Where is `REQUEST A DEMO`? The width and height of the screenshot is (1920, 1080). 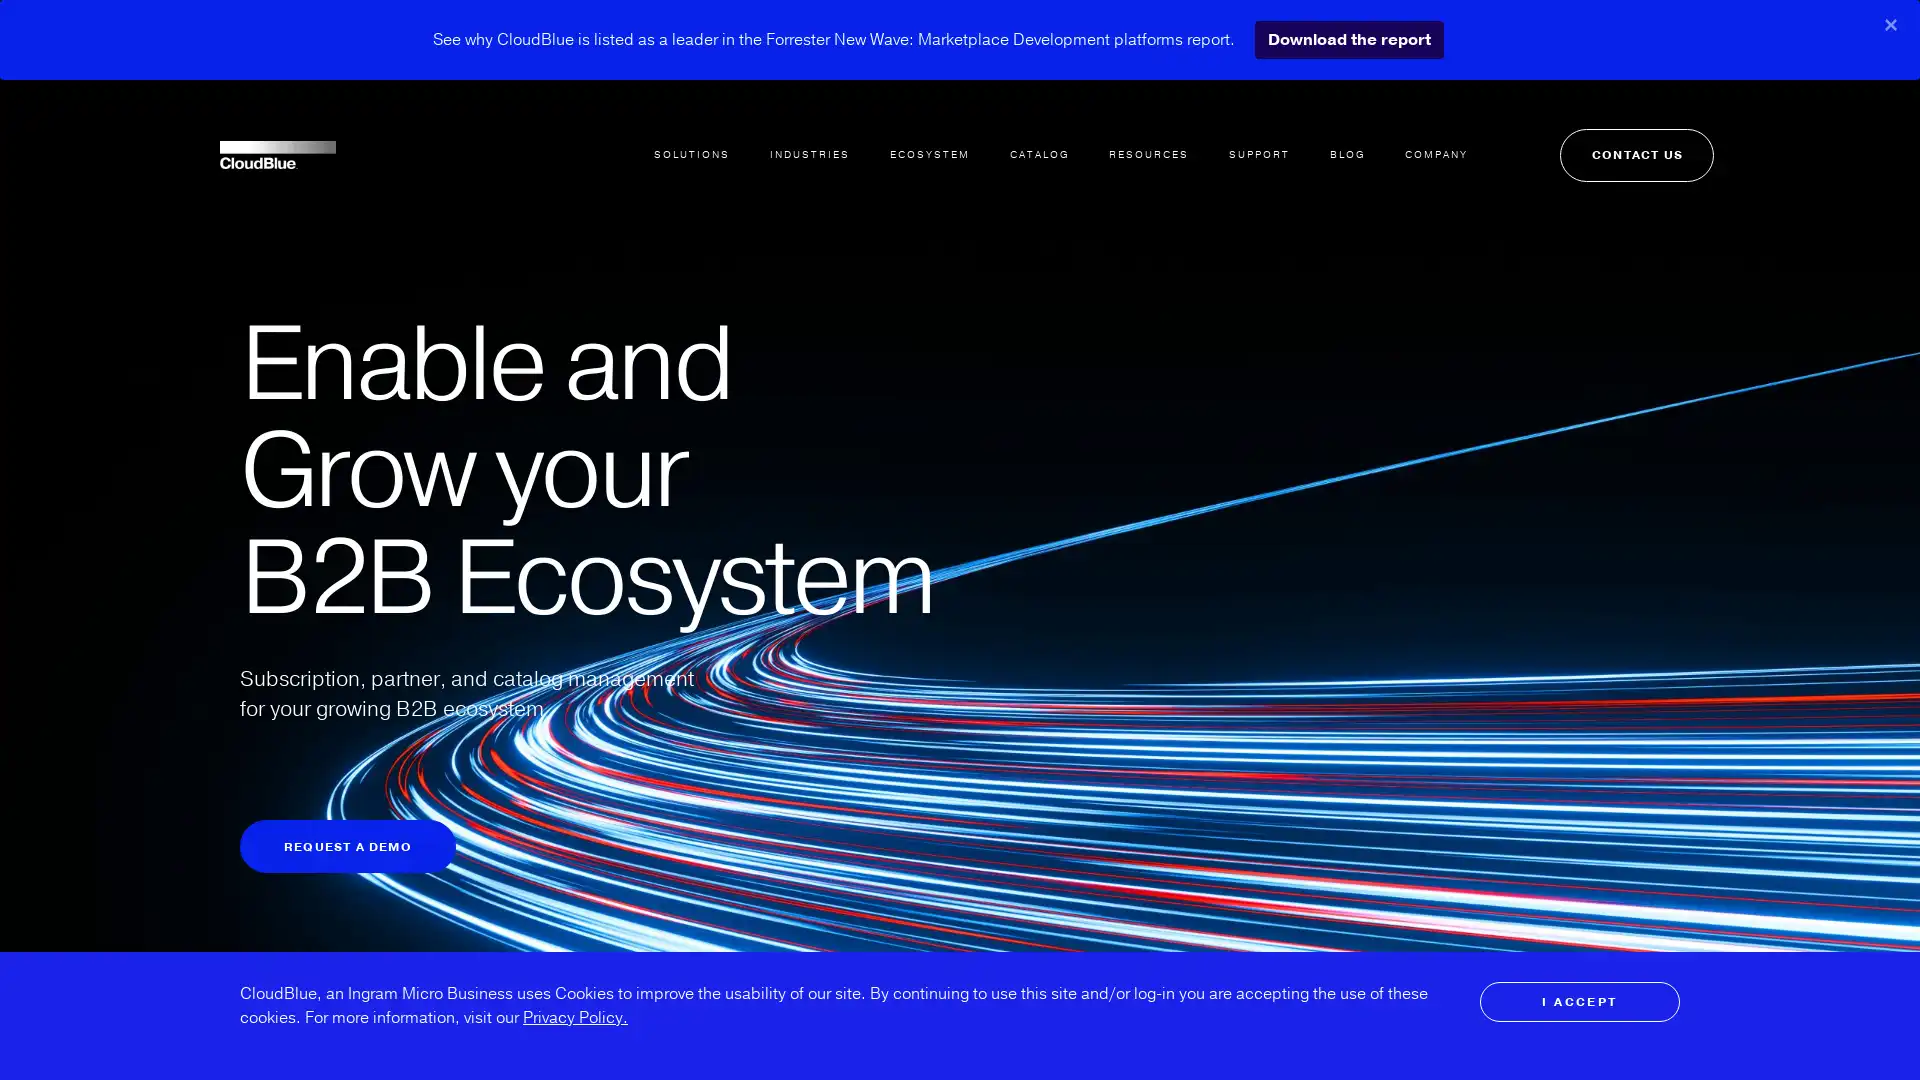 REQUEST A DEMO is located at coordinates (347, 846).